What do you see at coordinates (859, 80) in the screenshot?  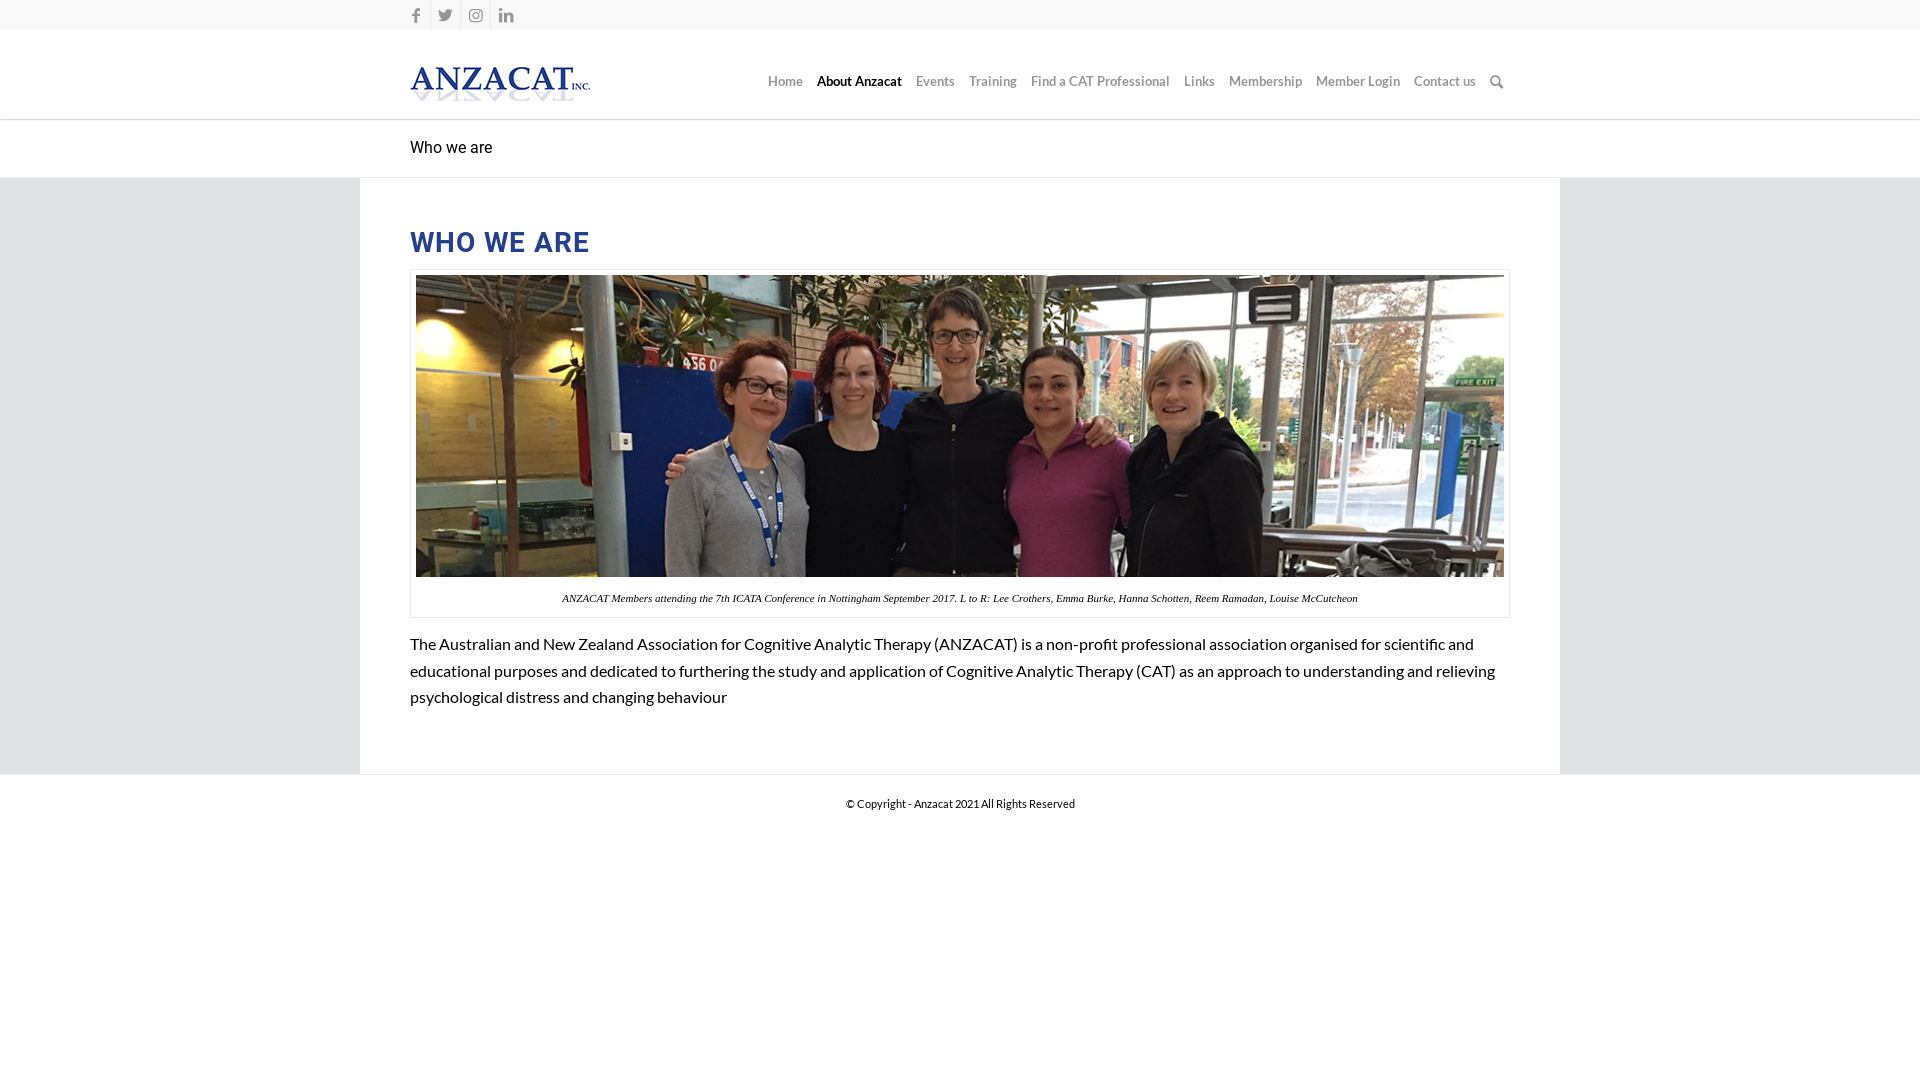 I see `'About Anzacat'` at bounding box center [859, 80].